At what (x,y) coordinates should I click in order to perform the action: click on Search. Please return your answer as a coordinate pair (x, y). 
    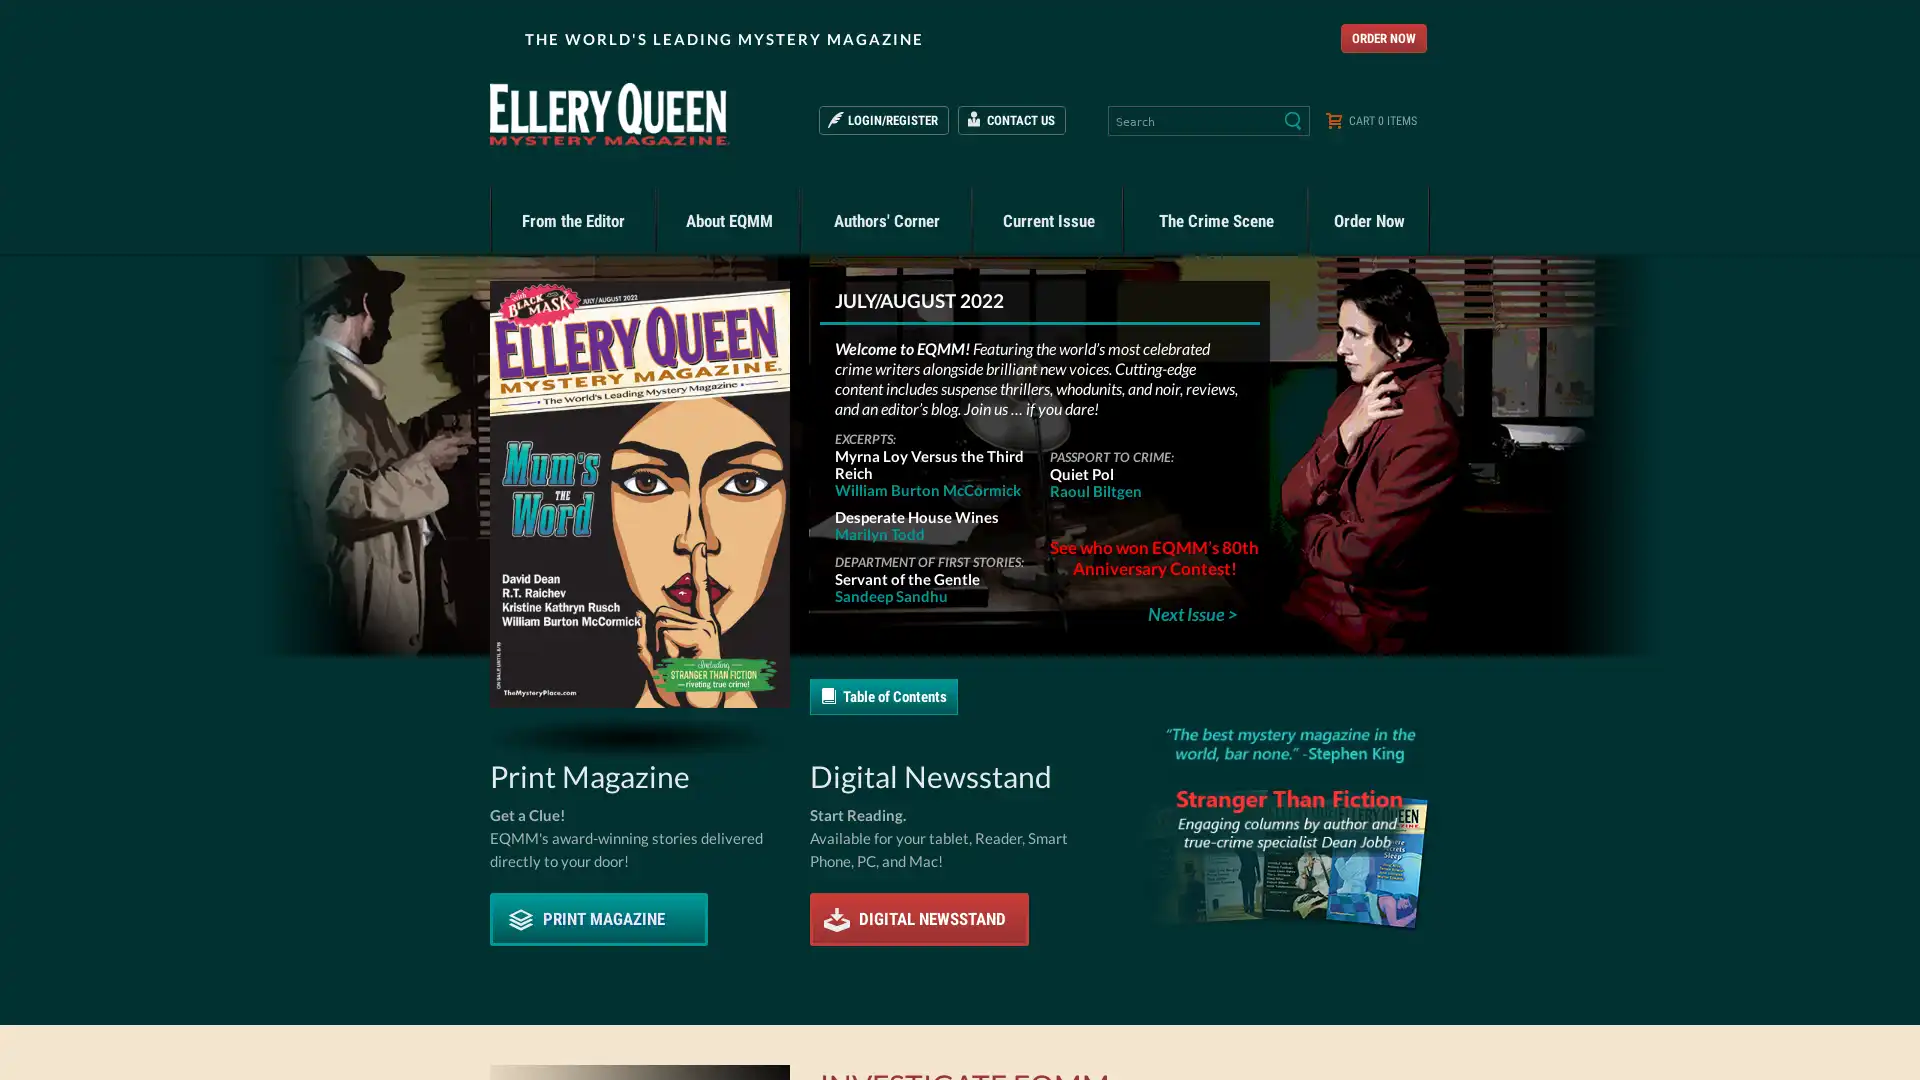
    Looking at the image, I should click on (1292, 120).